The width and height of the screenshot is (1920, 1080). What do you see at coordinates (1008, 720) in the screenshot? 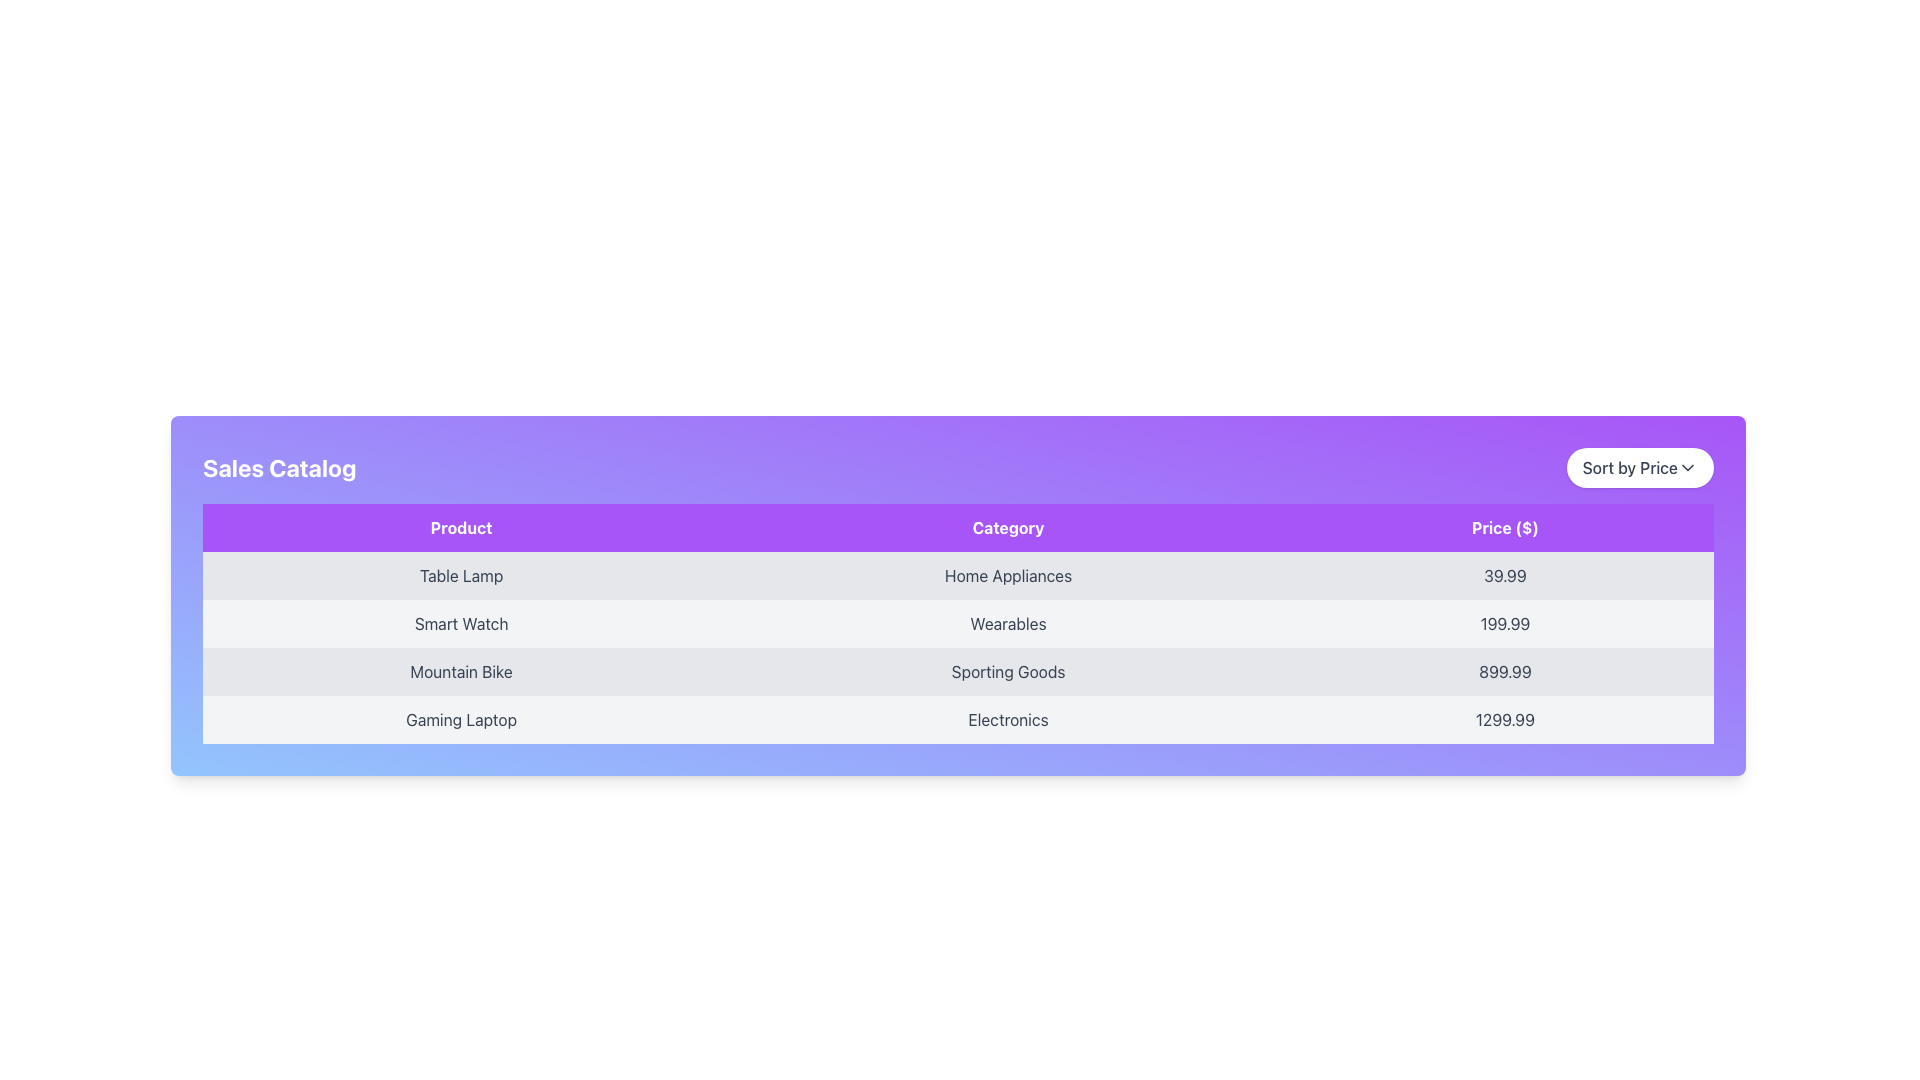
I see `the static text label displaying 'Electronics' located in the fourth row, second column of the table under the 'Category' header` at bounding box center [1008, 720].